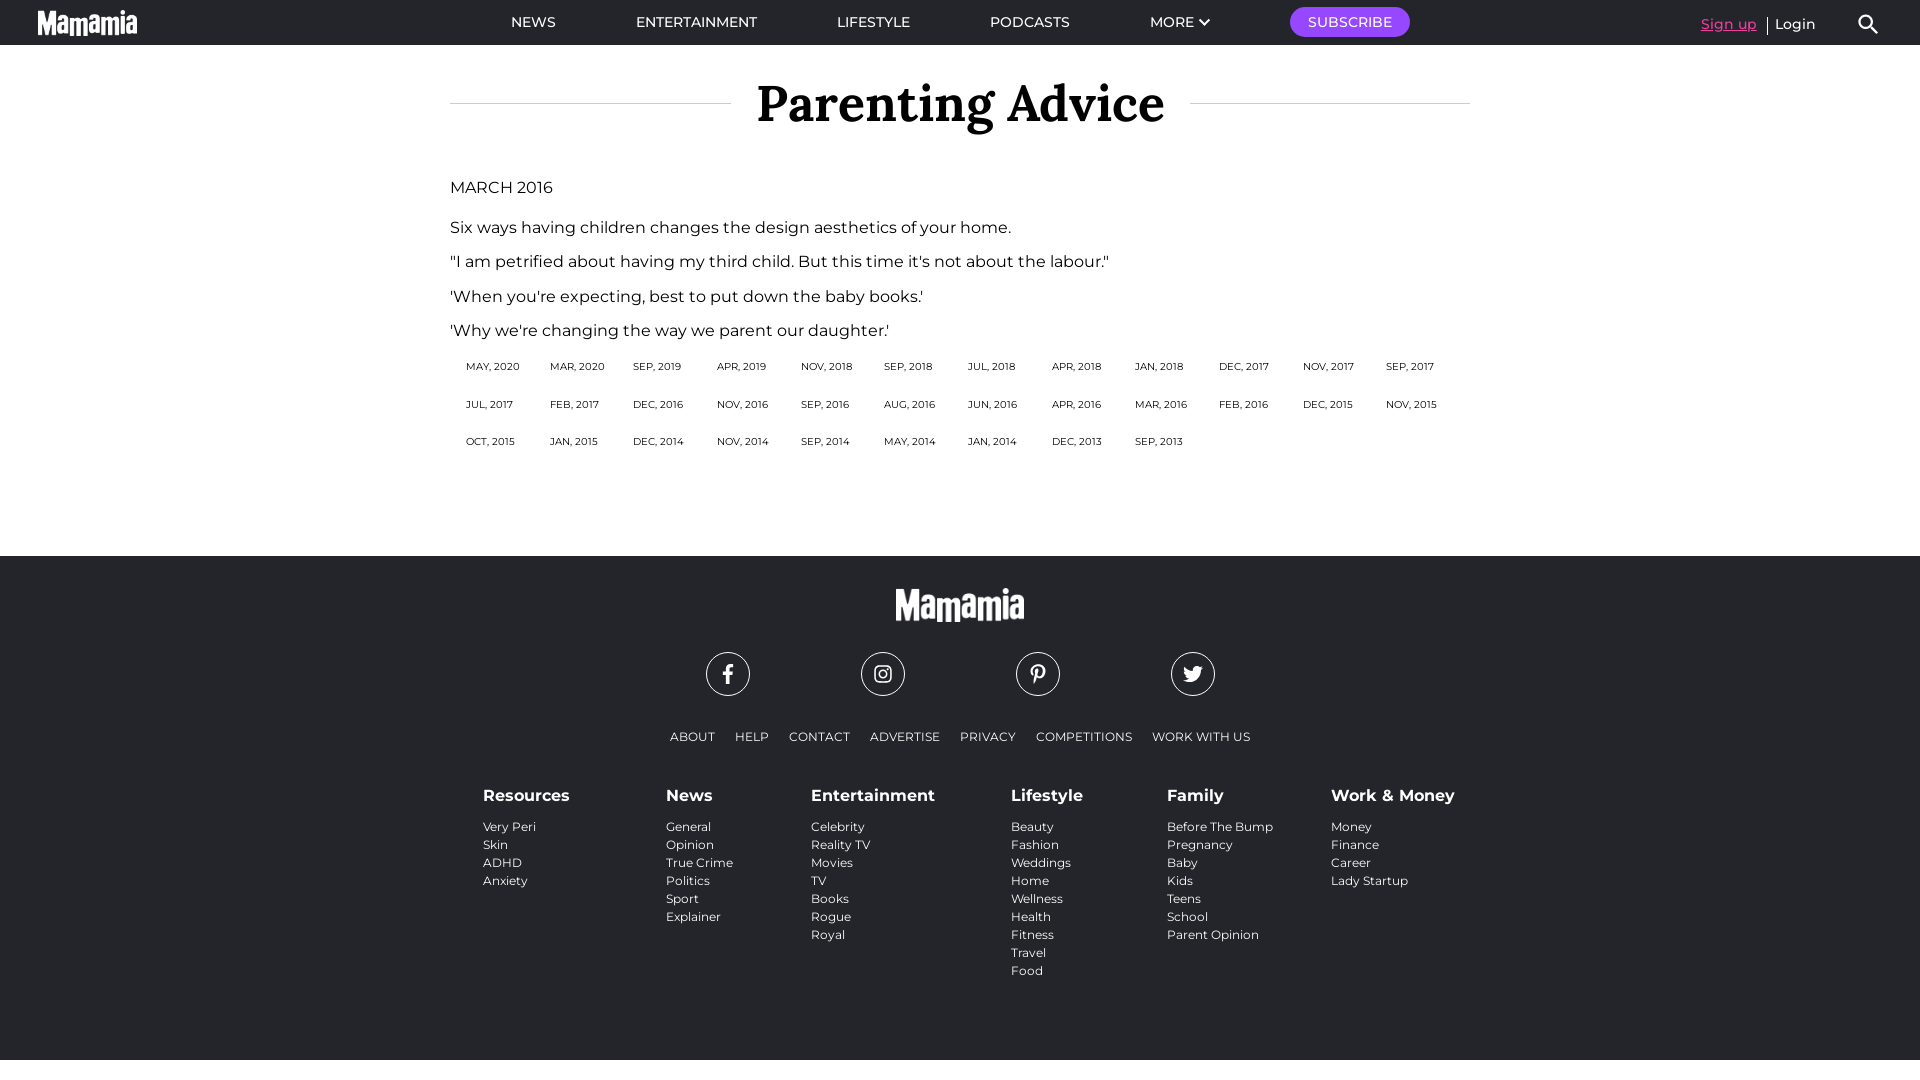 This screenshot has height=1080, width=1920. What do you see at coordinates (1349, 22) in the screenshot?
I see `'SUBSCRIBE` at bounding box center [1349, 22].